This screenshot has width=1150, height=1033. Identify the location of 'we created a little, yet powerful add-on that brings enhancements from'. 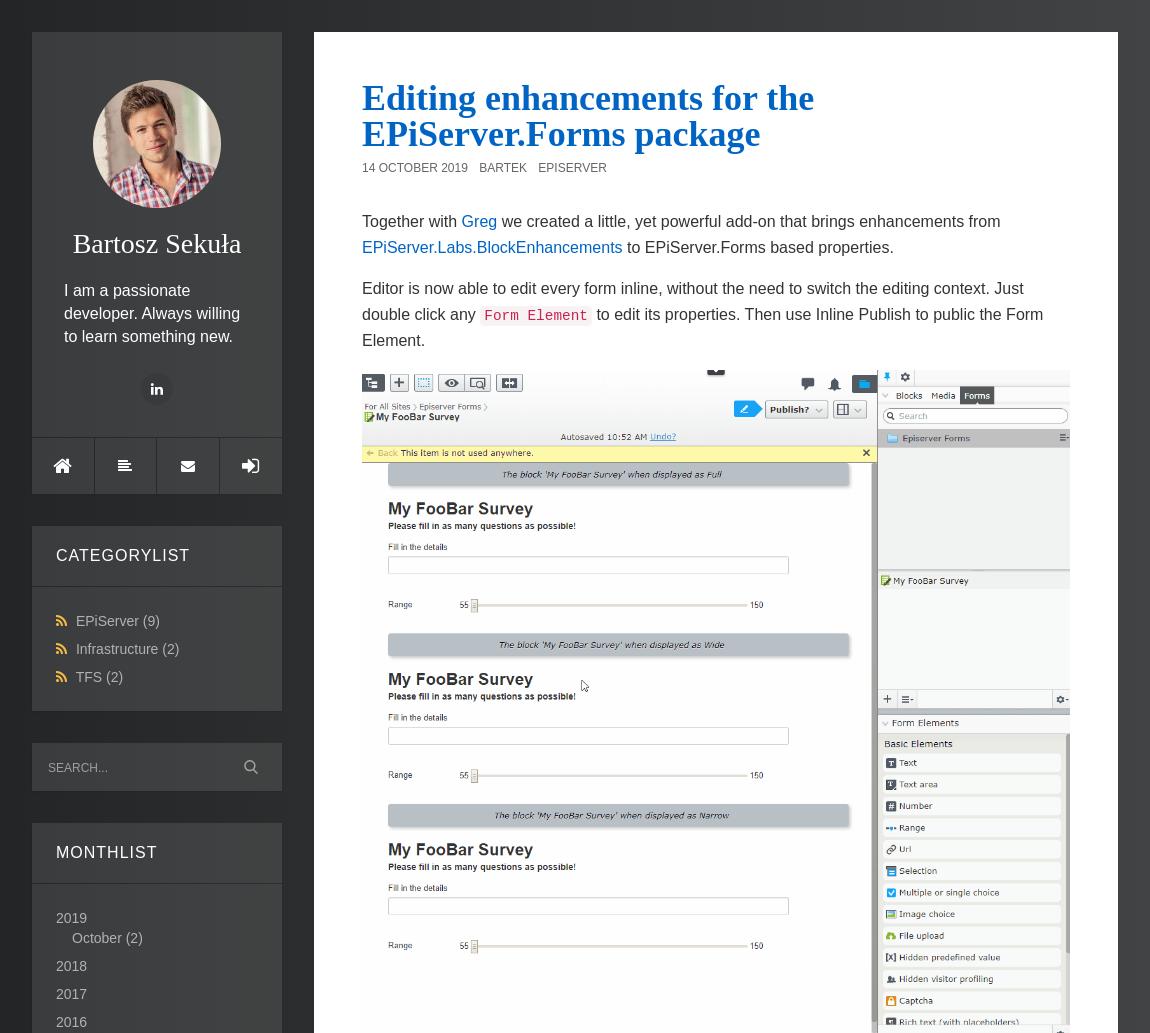
(747, 220).